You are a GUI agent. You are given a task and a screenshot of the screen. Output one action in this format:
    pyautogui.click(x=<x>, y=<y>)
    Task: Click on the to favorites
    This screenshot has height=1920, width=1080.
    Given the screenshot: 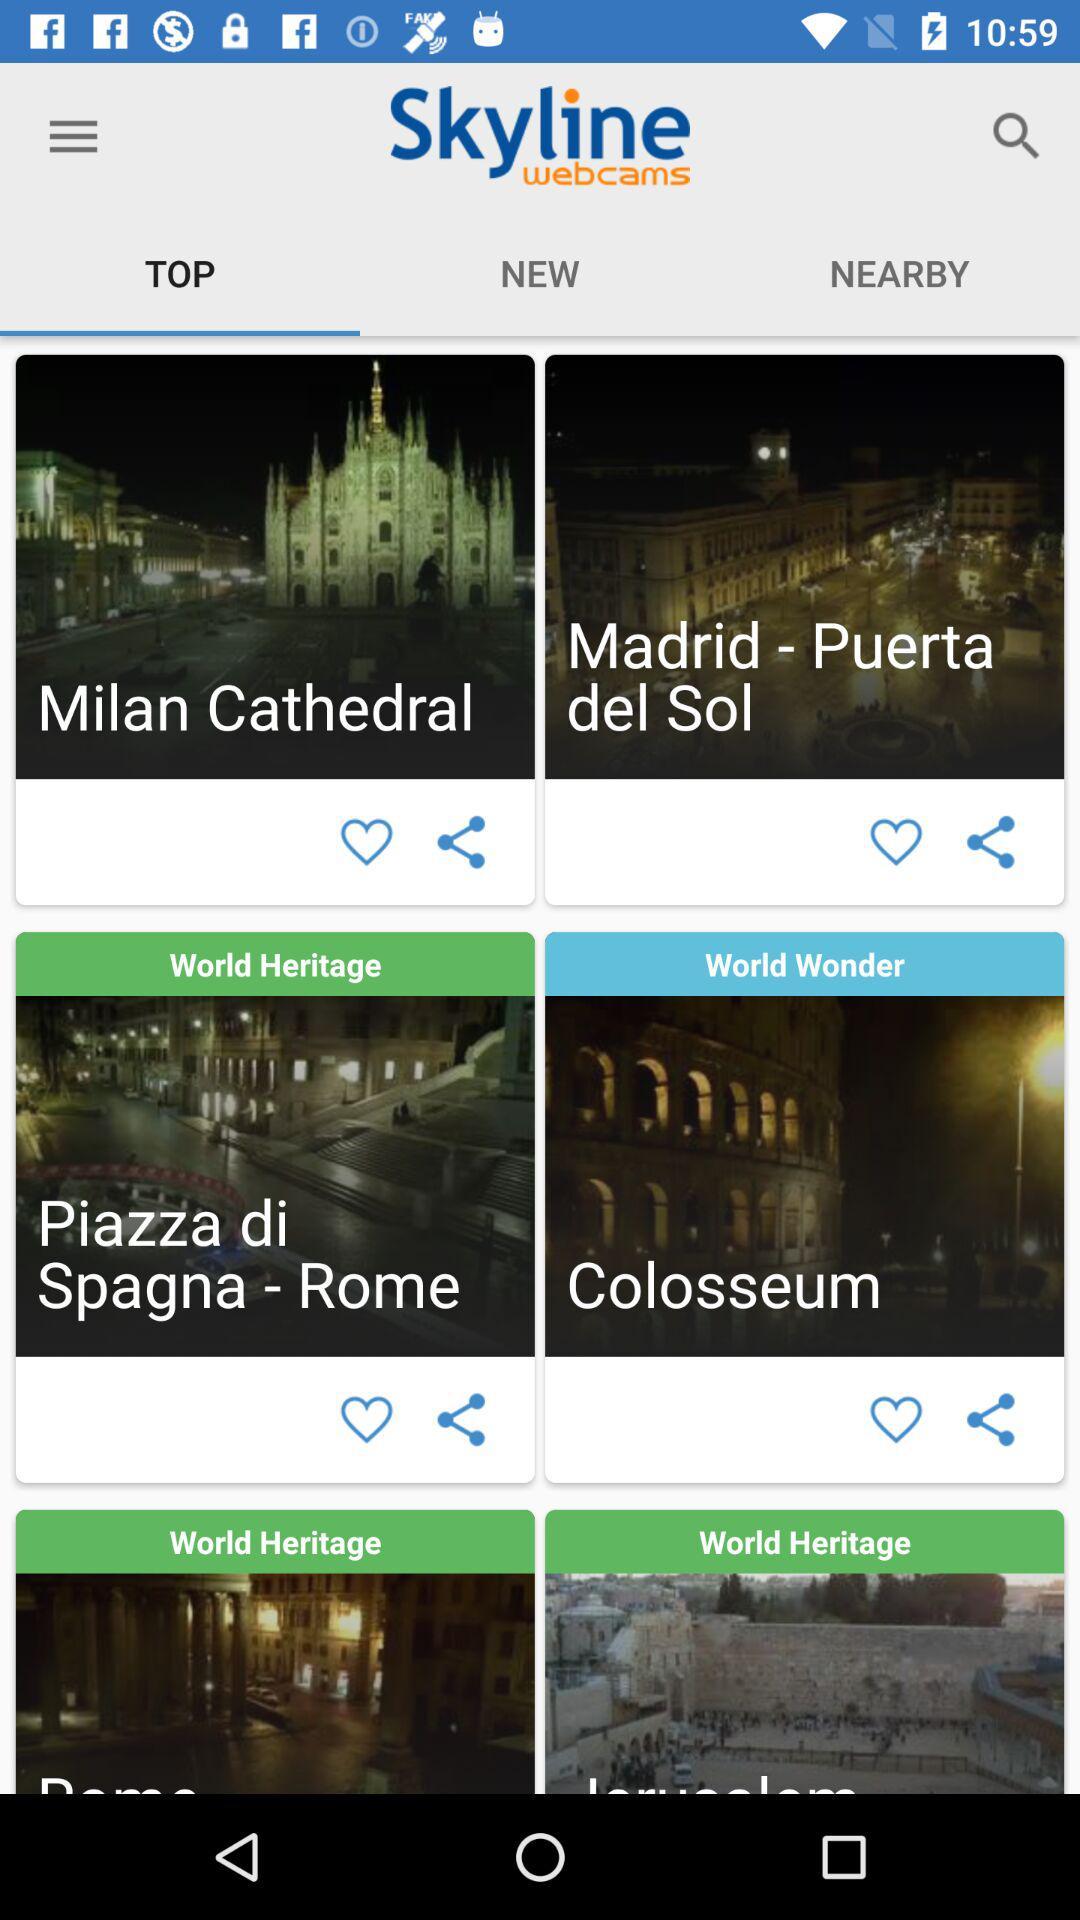 What is the action you would take?
    pyautogui.click(x=895, y=1418)
    